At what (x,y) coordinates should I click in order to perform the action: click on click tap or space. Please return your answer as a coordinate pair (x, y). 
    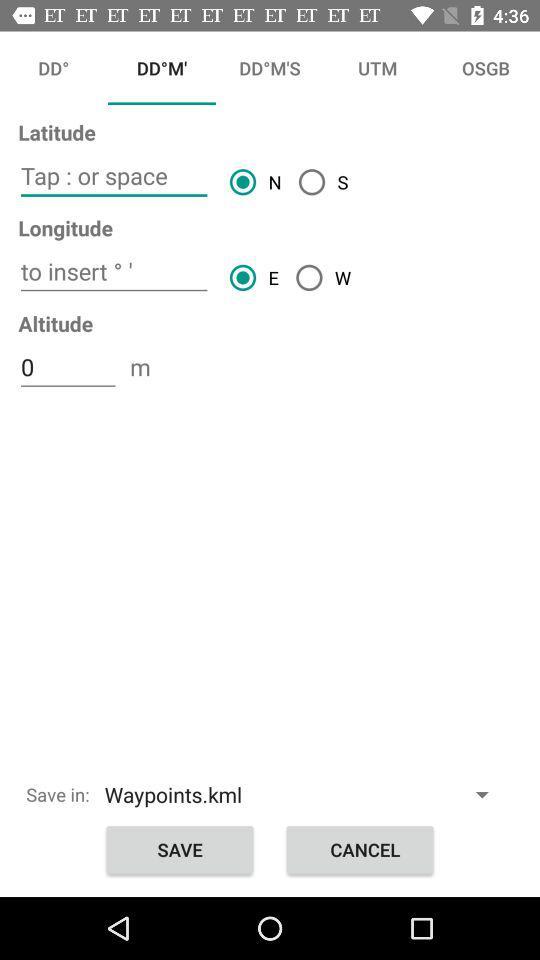
    Looking at the image, I should click on (114, 175).